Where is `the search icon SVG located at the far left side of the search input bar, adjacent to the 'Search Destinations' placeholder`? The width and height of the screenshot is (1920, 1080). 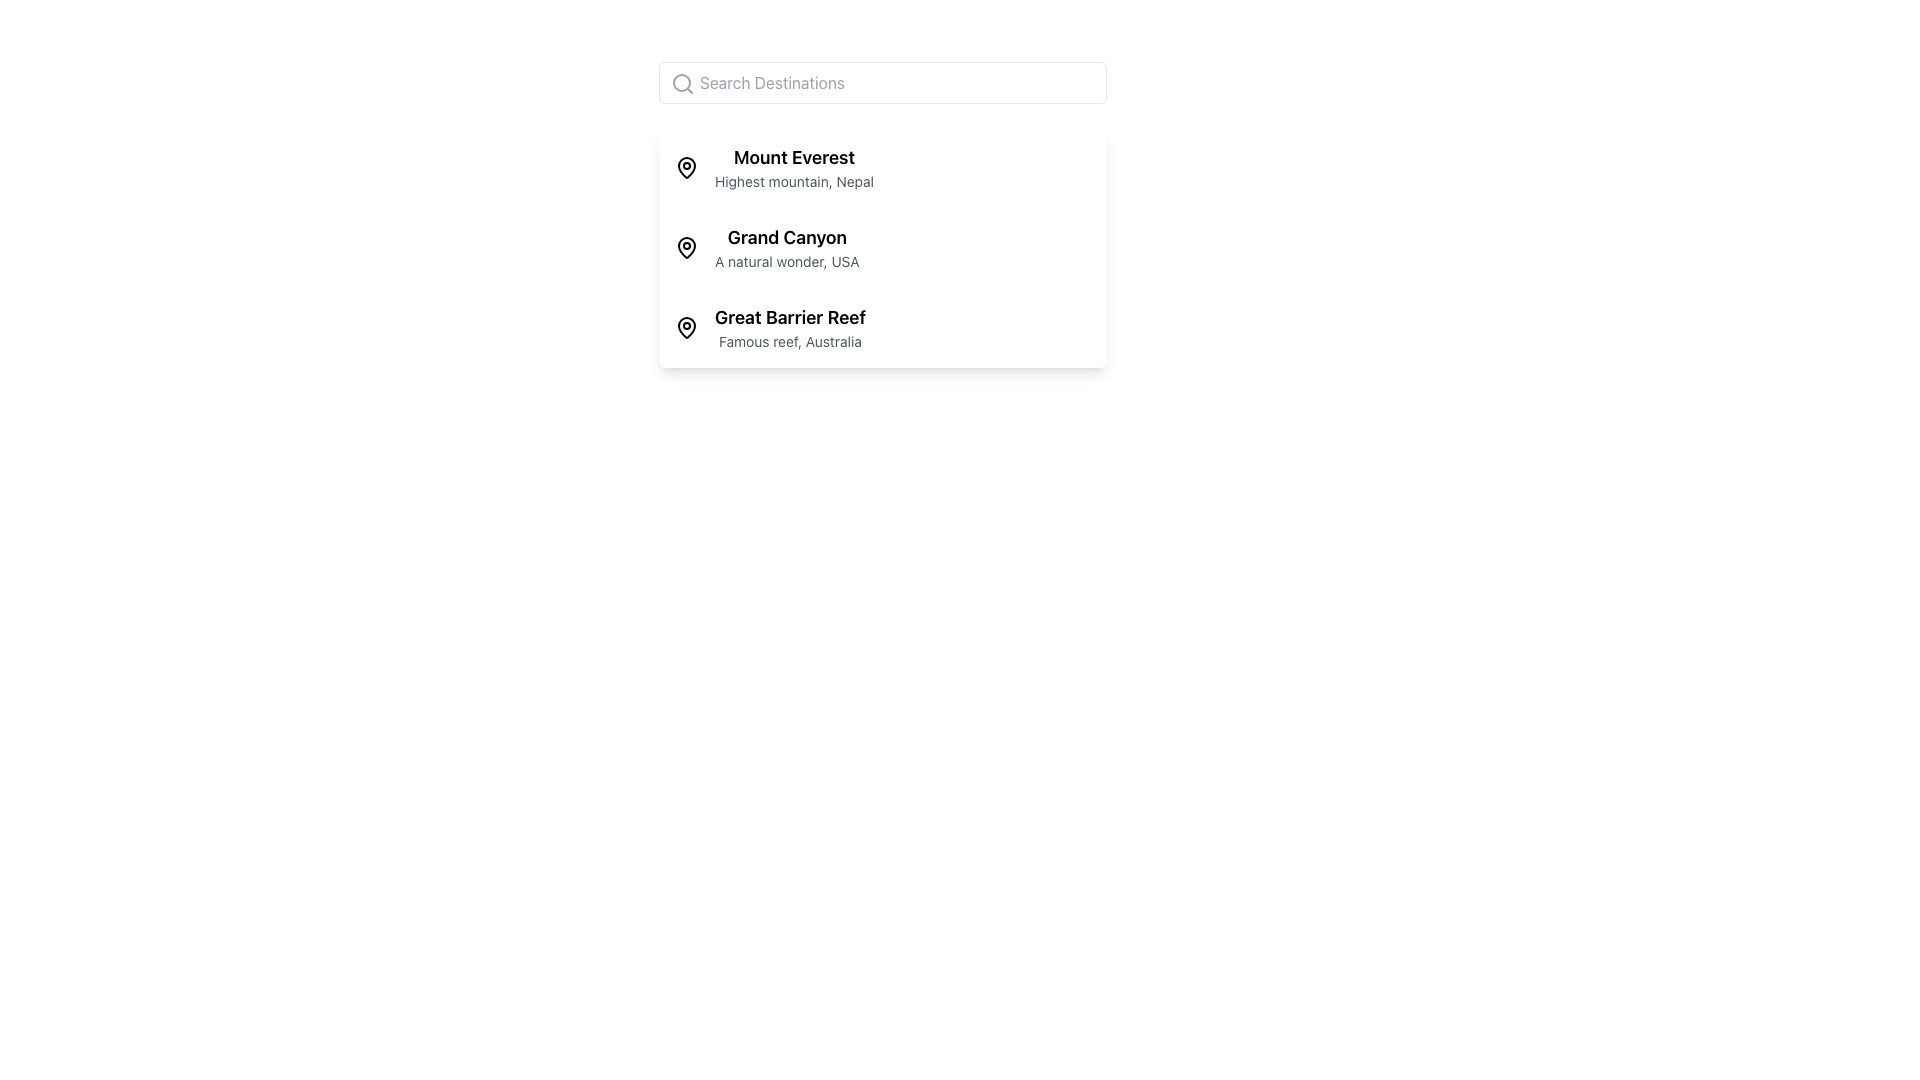 the search icon SVG located at the far left side of the search input bar, adjacent to the 'Search Destinations' placeholder is located at coordinates (682, 83).